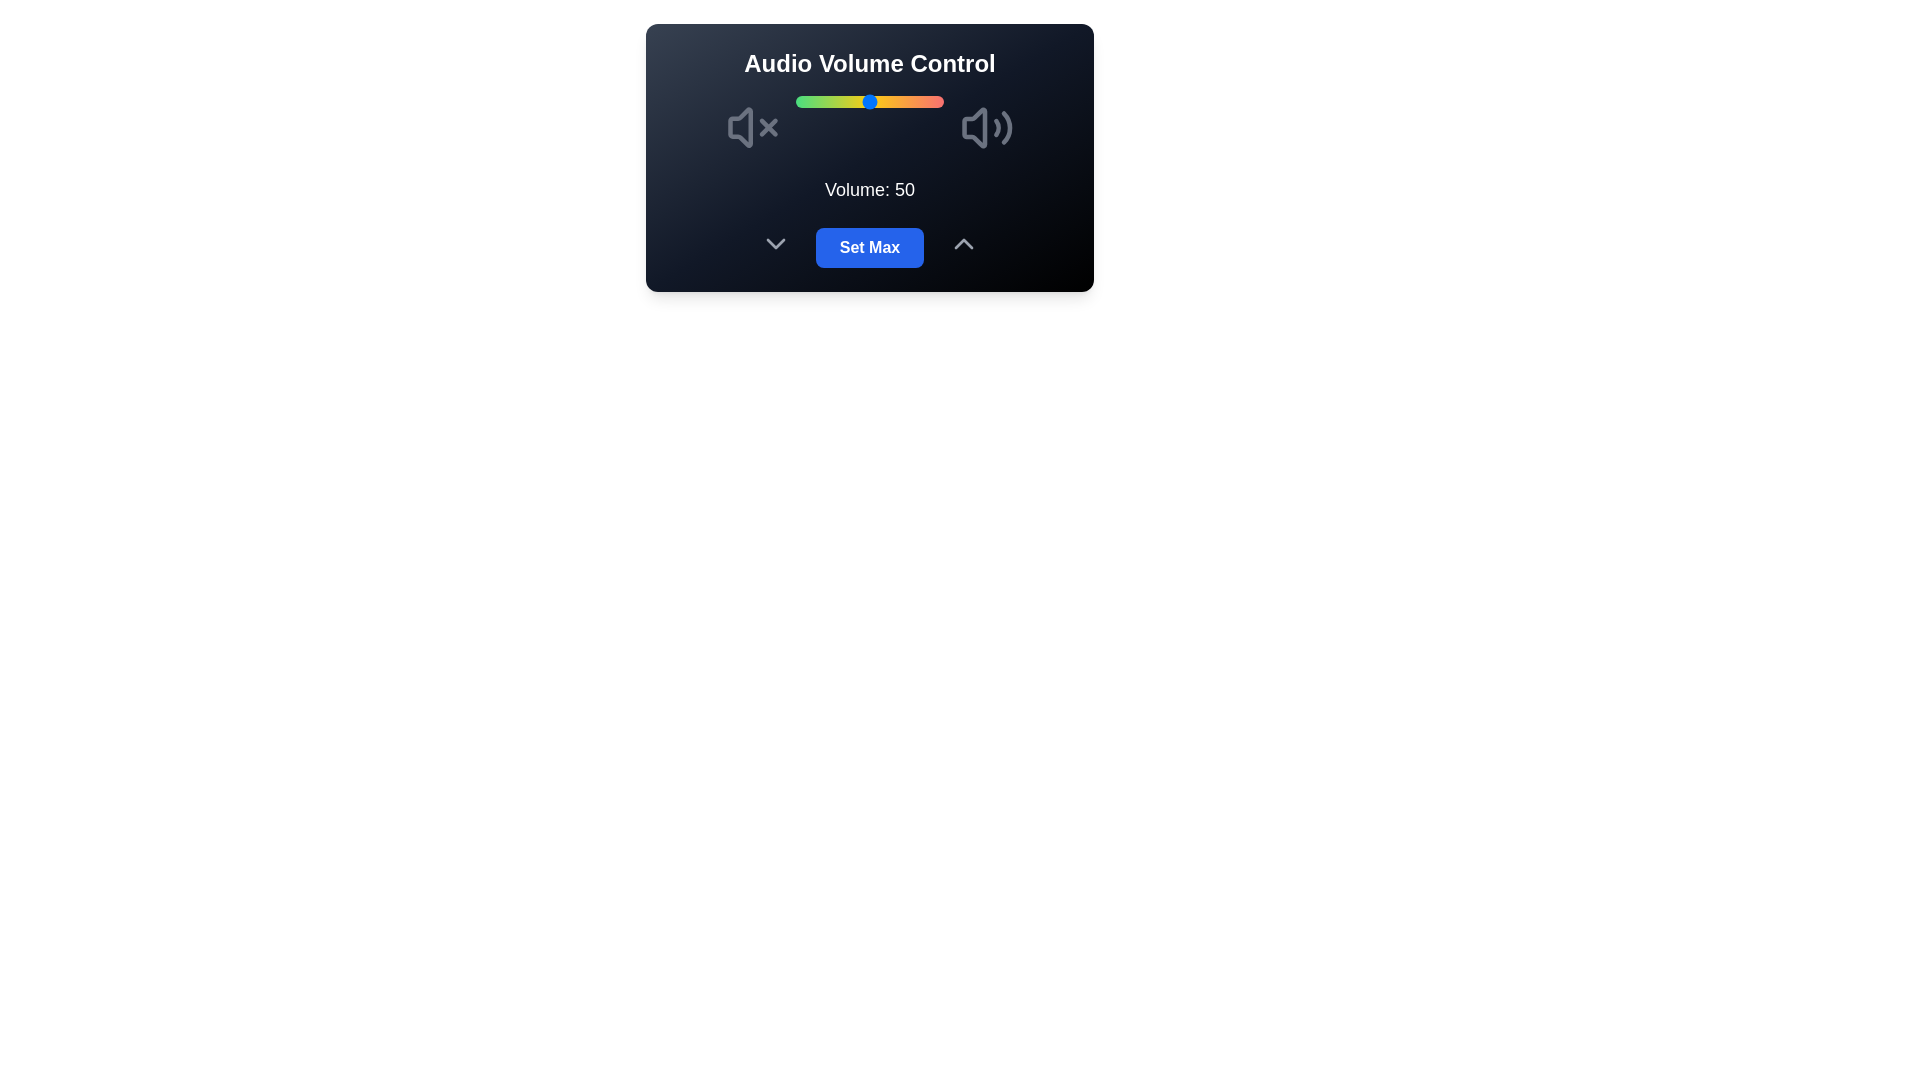 The height and width of the screenshot is (1080, 1920). Describe the element at coordinates (964, 242) in the screenshot. I see `the up arrow to adjust the volume` at that location.